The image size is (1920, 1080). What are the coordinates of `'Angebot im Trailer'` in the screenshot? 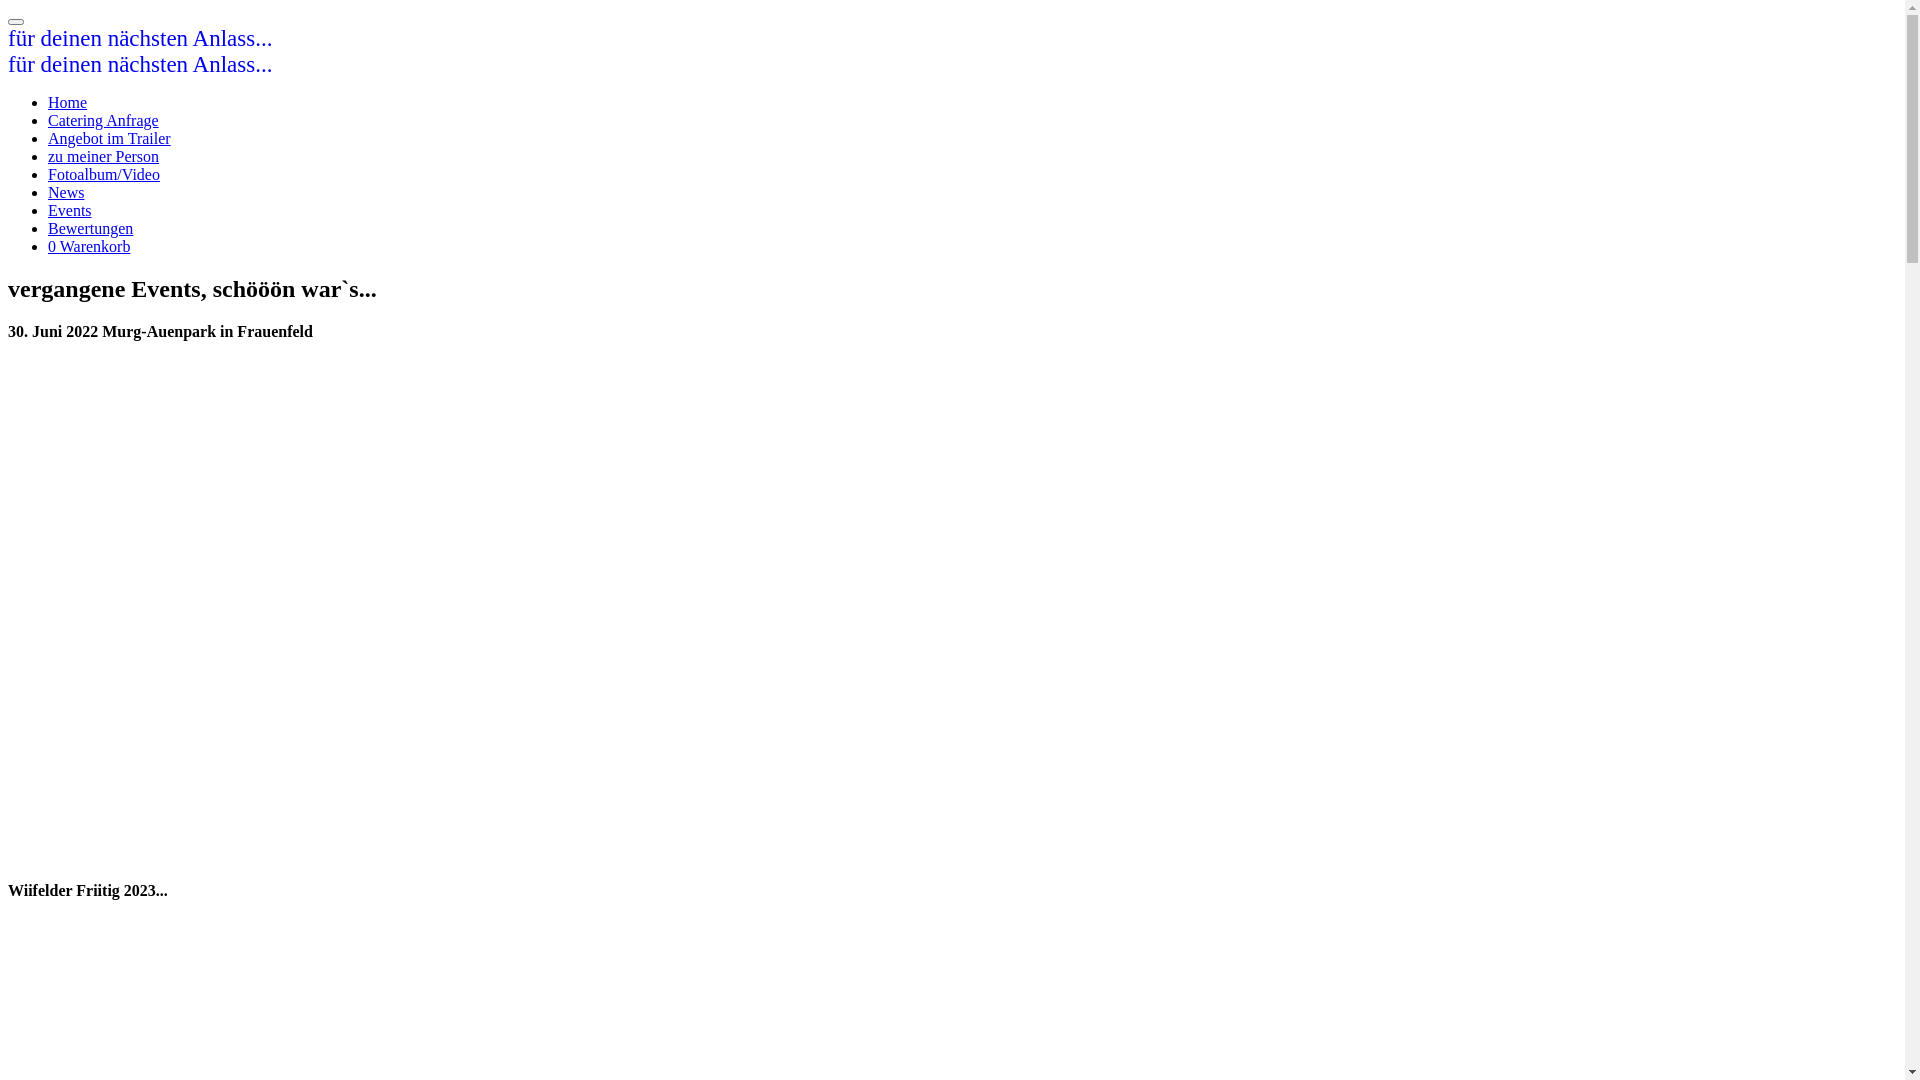 It's located at (108, 137).